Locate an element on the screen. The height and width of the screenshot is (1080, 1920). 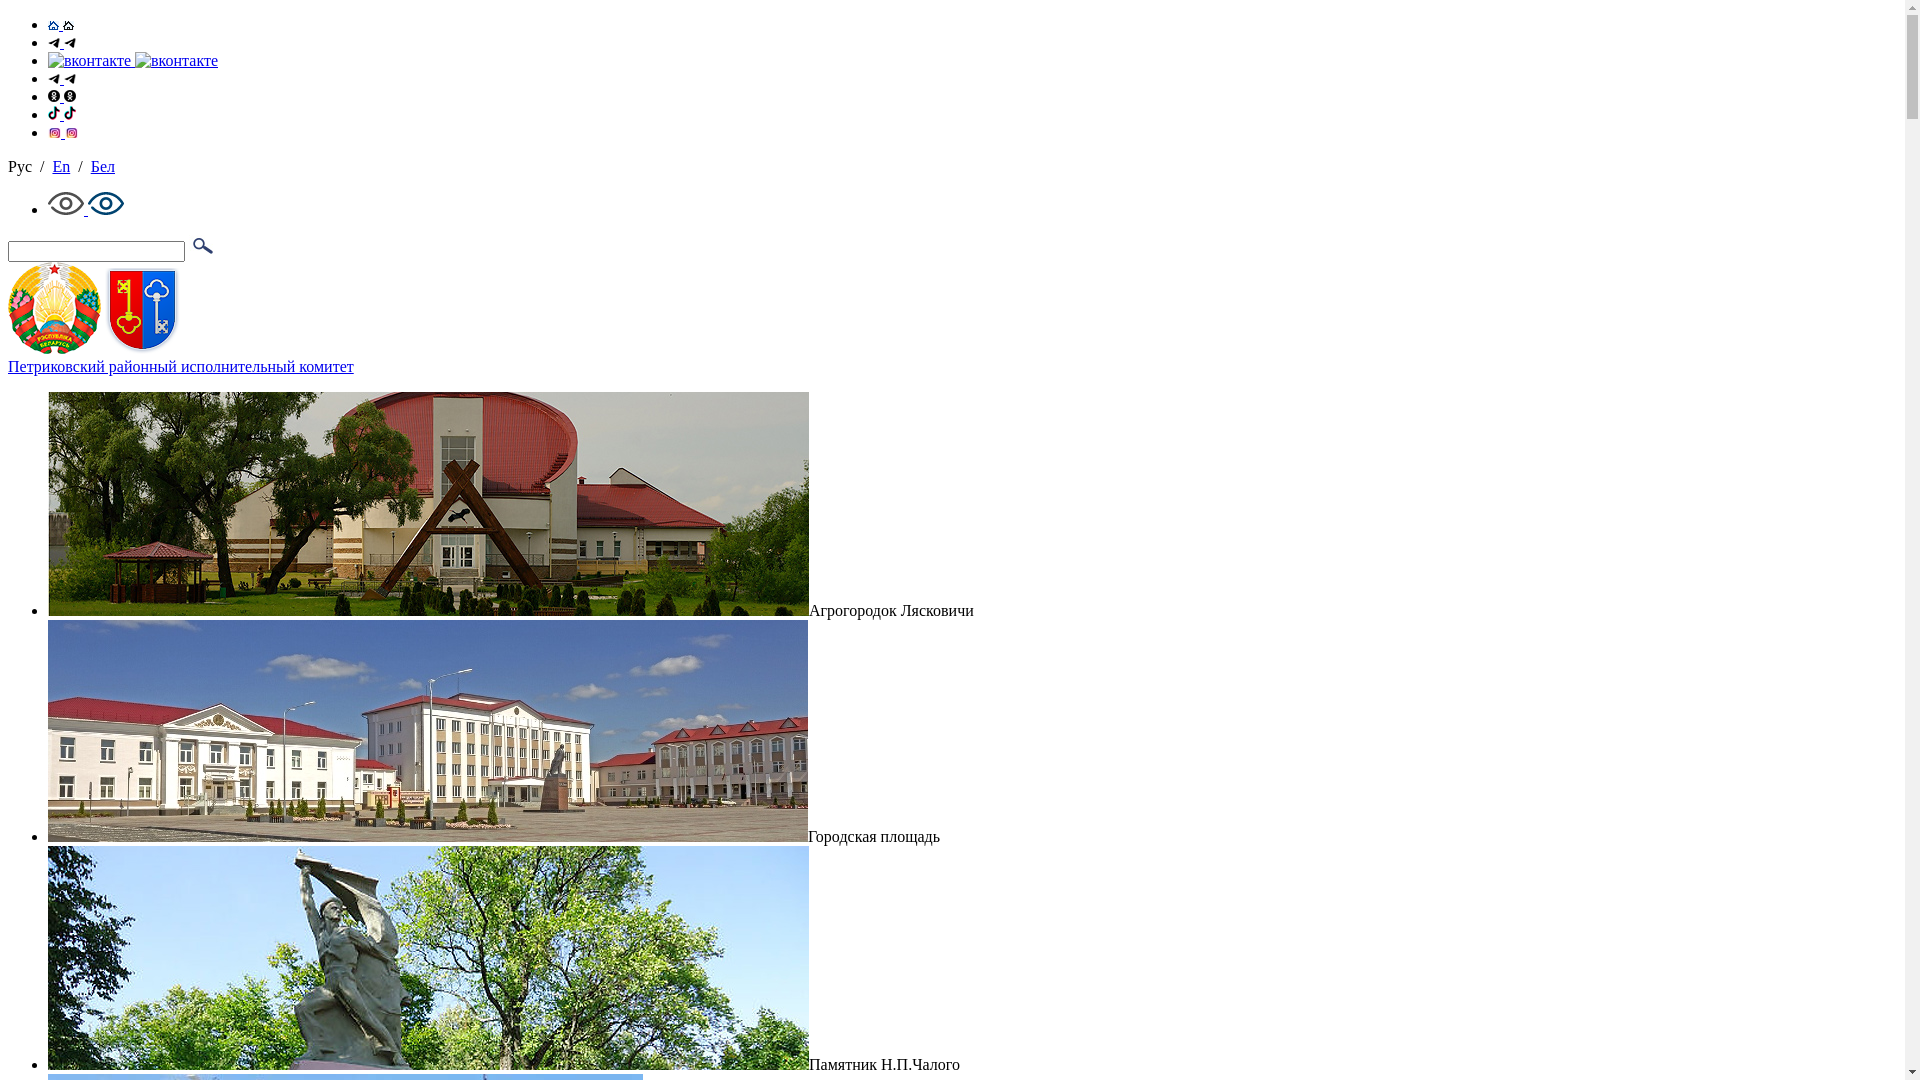
'Telegram' is located at coordinates (62, 77).